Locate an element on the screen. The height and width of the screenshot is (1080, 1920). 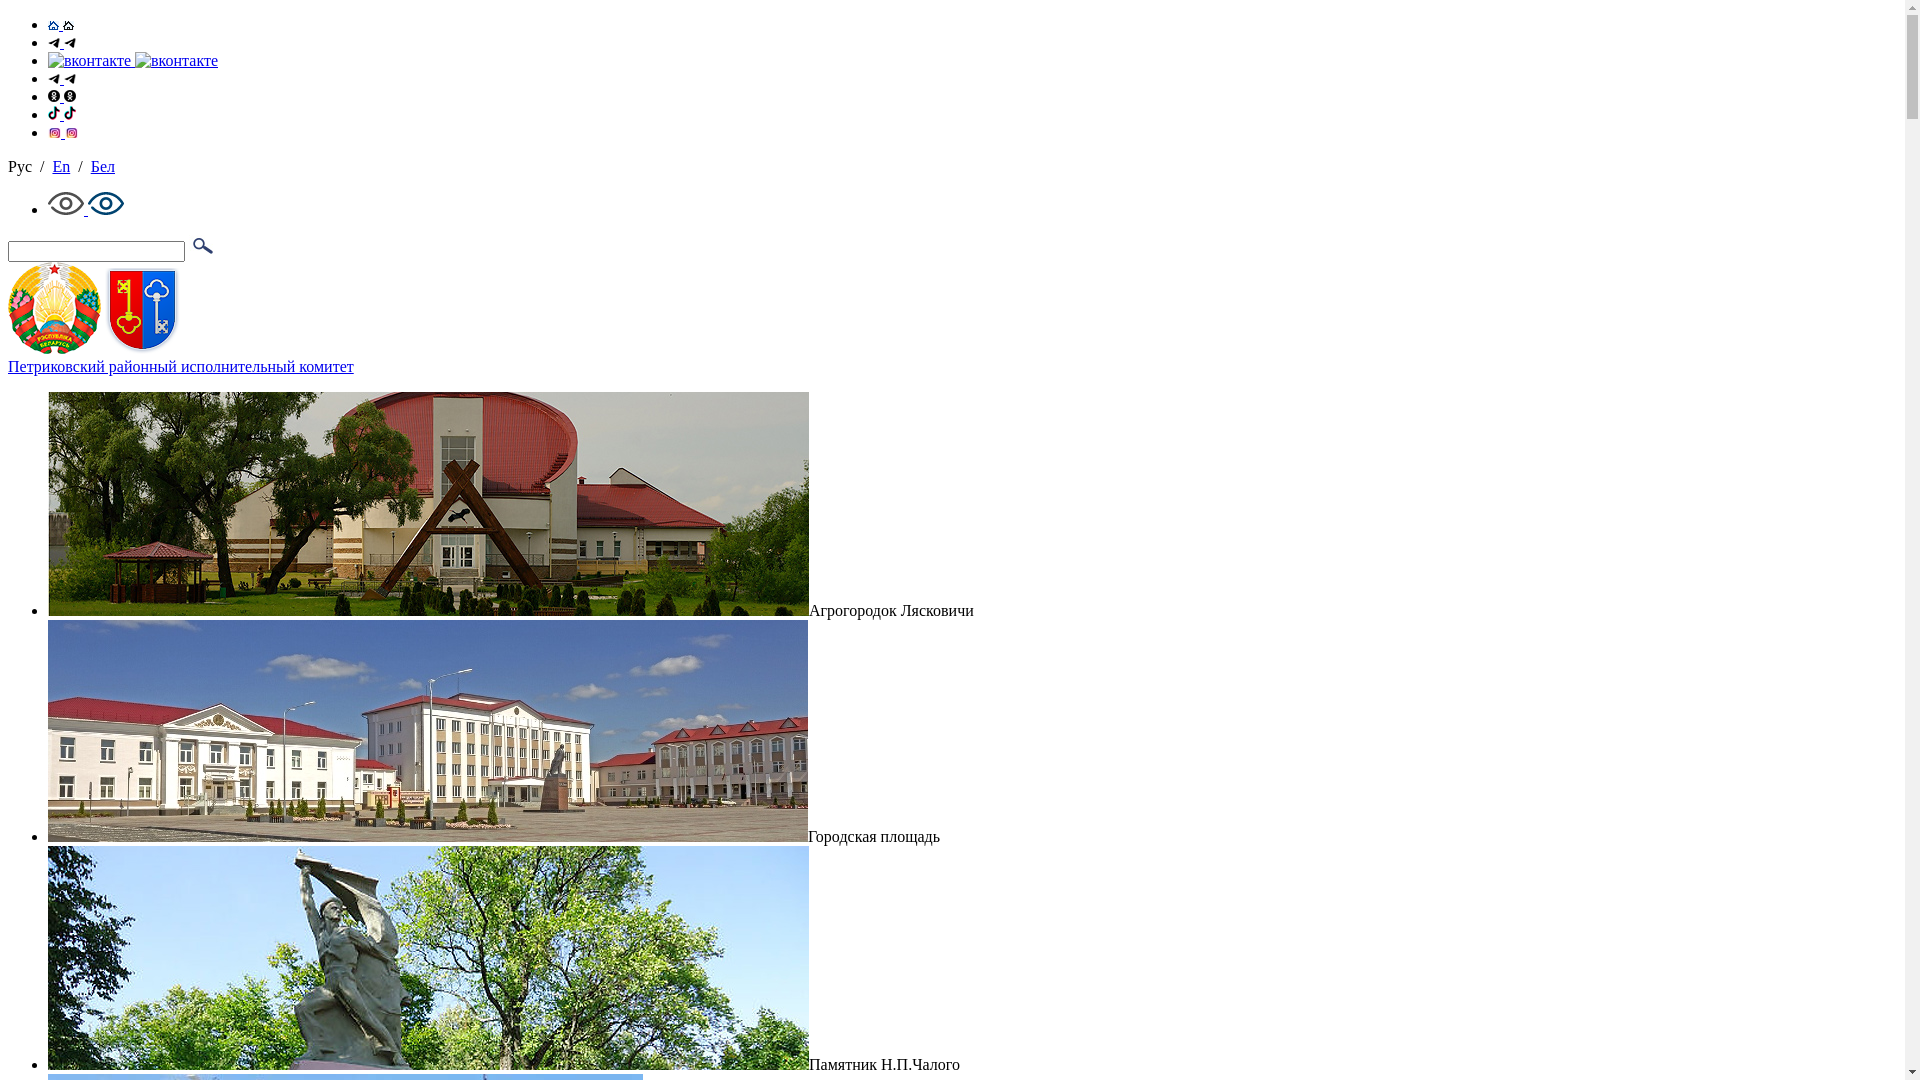
'Telegram' is located at coordinates (62, 77).